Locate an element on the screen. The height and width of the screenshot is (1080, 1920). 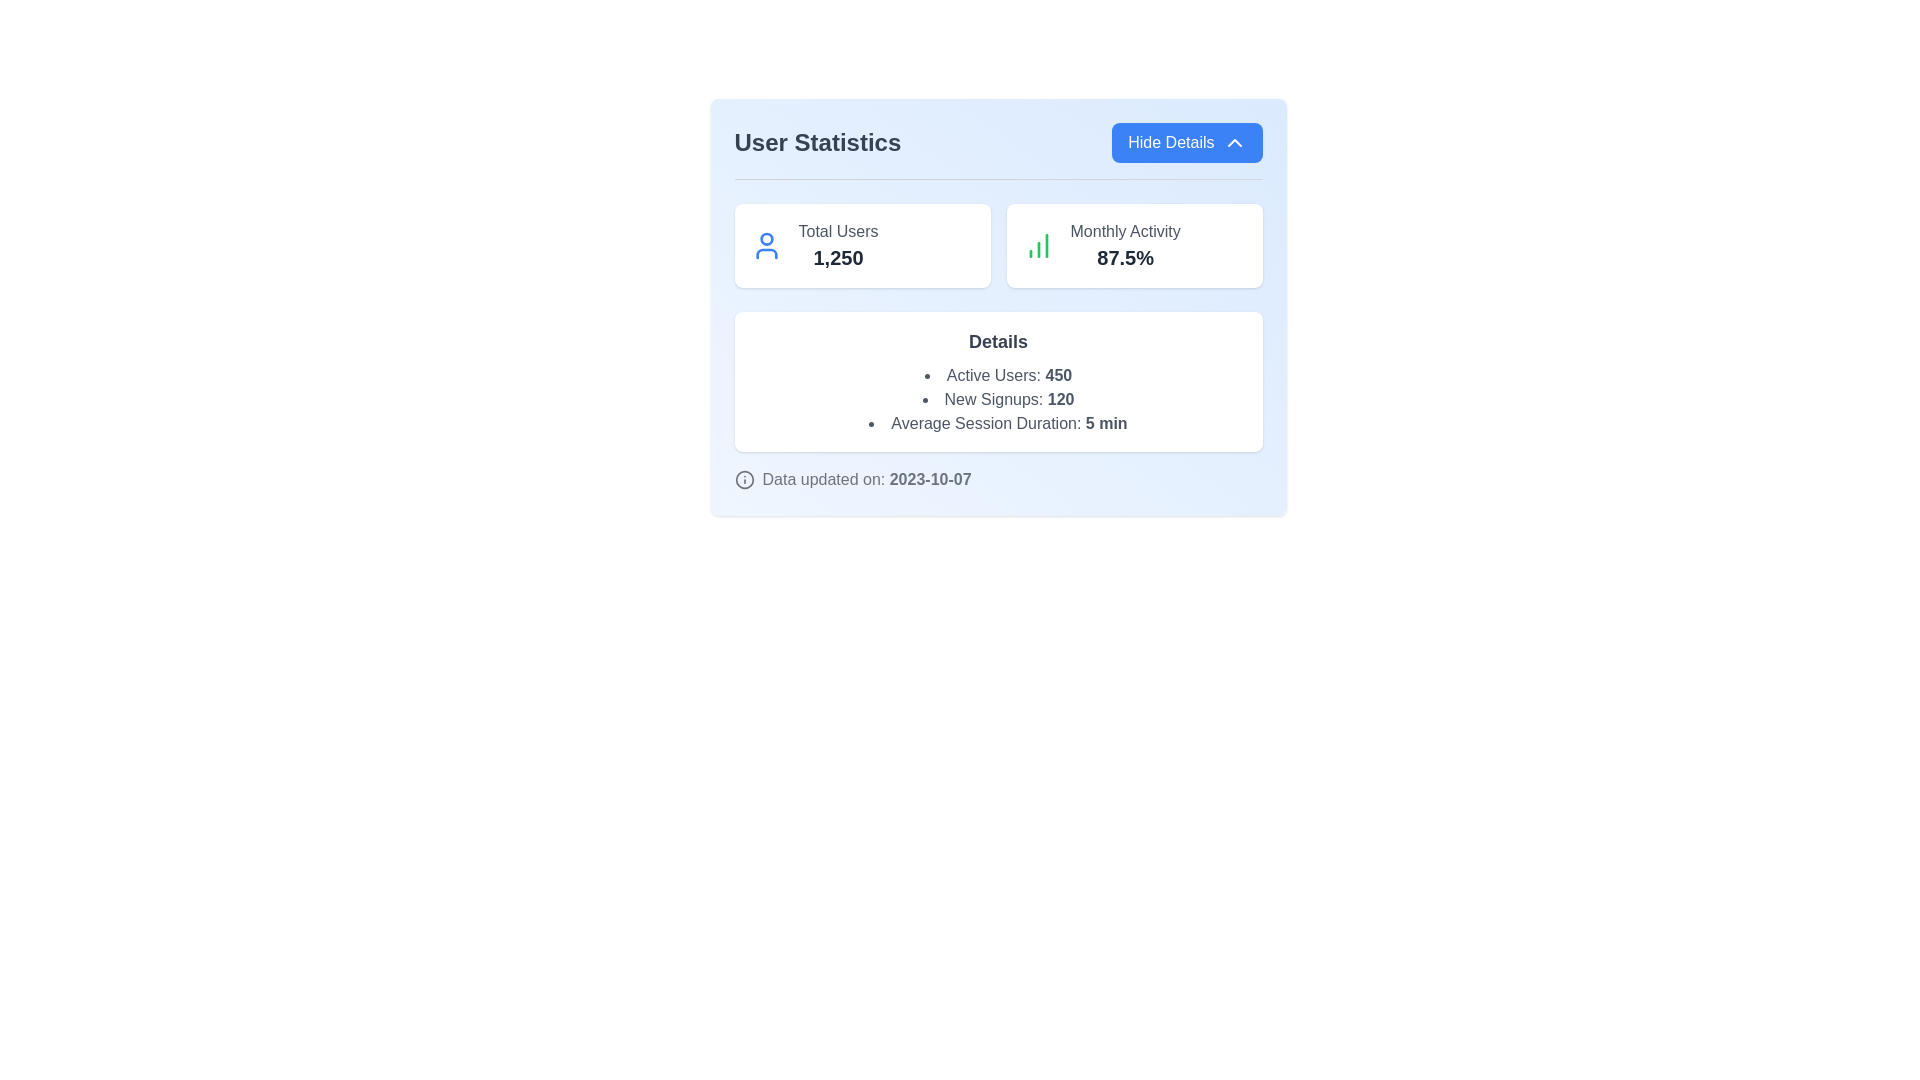
the text label that indicates the metric represented by the number '1,250', which is positioned above it and next to a user icon is located at coordinates (838, 230).